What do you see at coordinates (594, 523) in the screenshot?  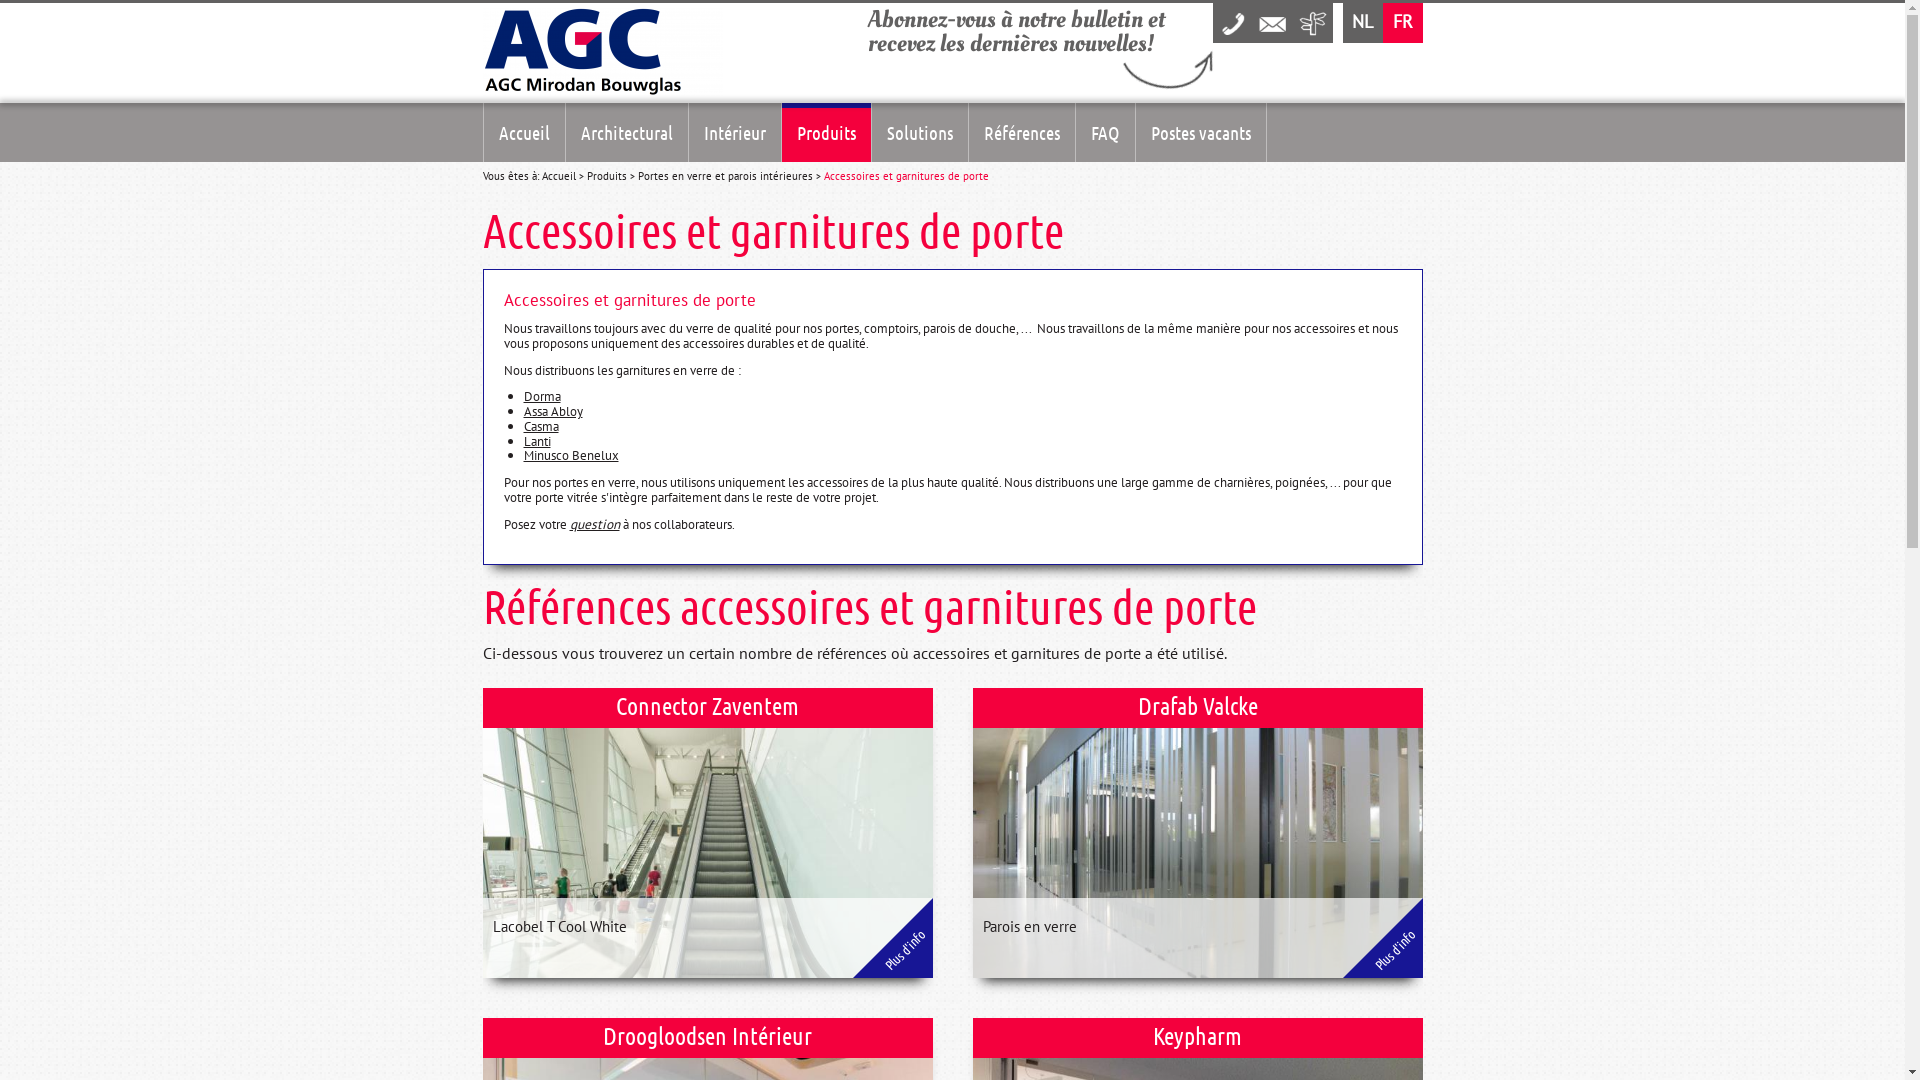 I see `'question'` at bounding box center [594, 523].